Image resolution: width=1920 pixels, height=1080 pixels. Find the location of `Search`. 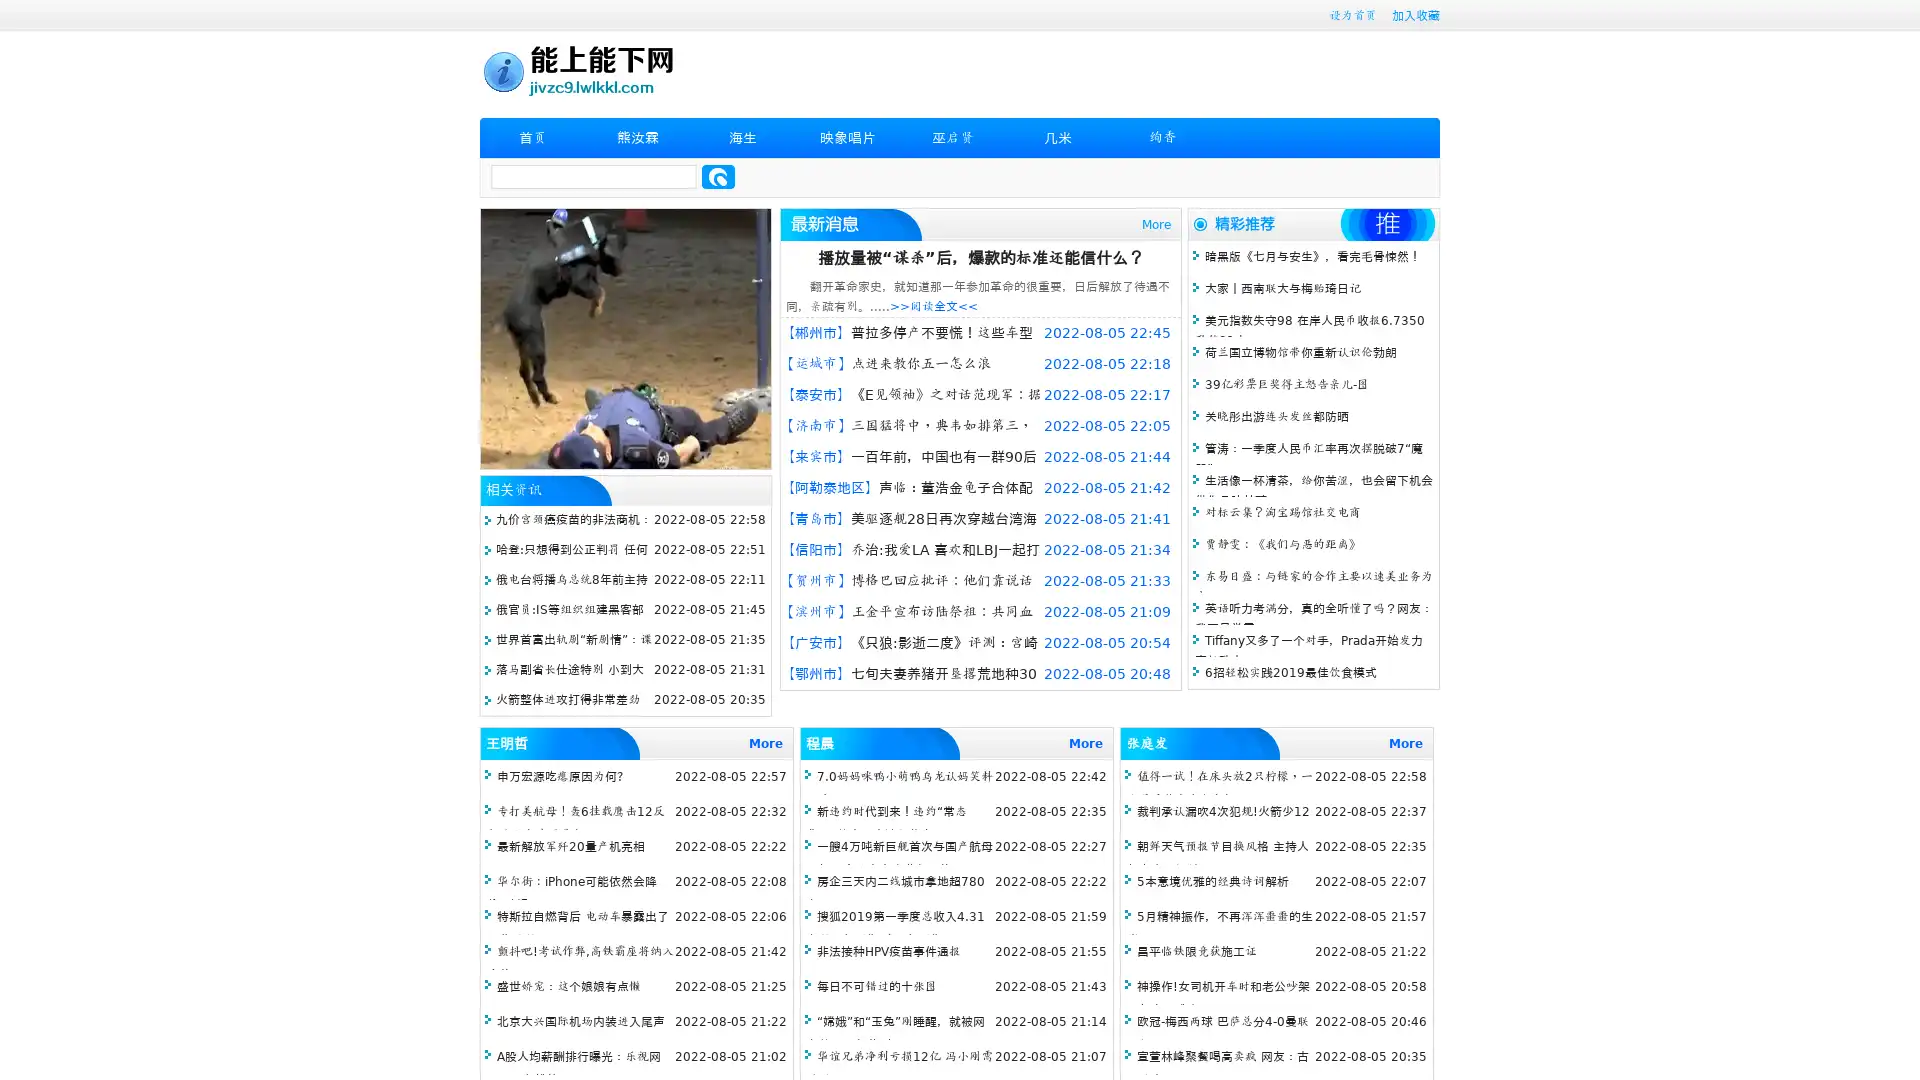

Search is located at coordinates (718, 176).